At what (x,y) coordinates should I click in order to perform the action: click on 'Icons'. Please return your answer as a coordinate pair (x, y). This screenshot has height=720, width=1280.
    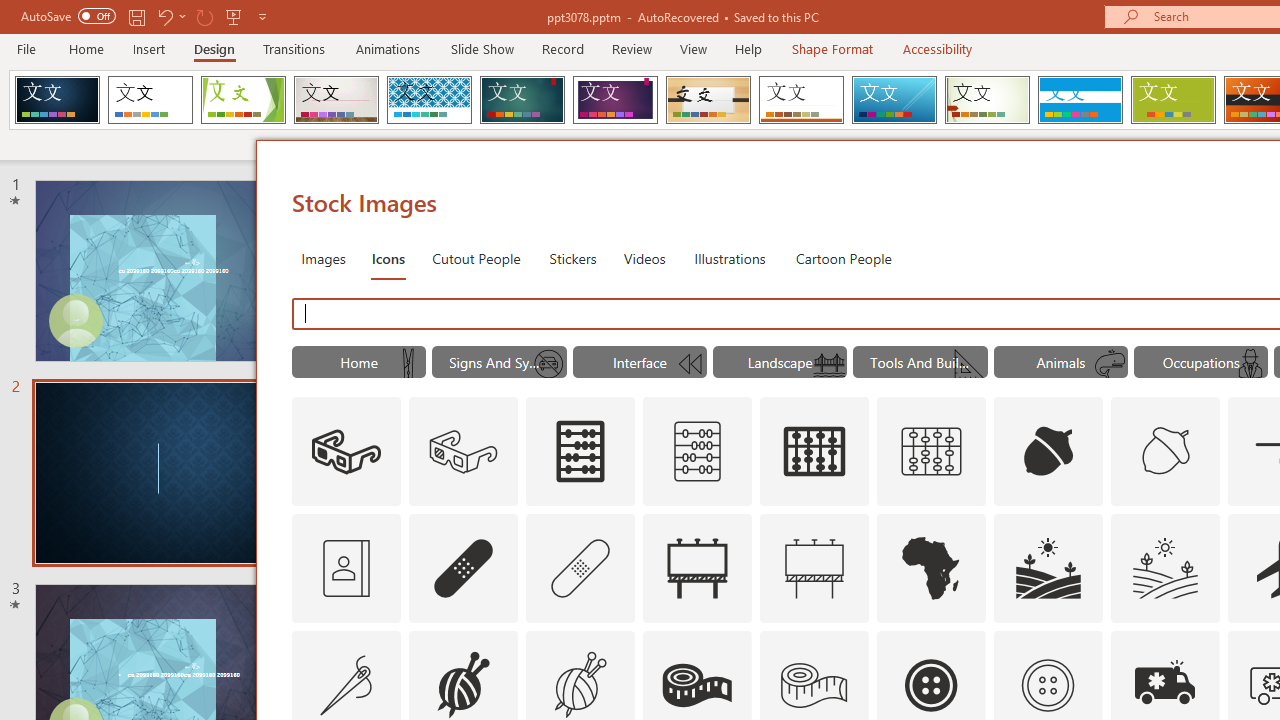
    Looking at the image, I should click on (388, 257).